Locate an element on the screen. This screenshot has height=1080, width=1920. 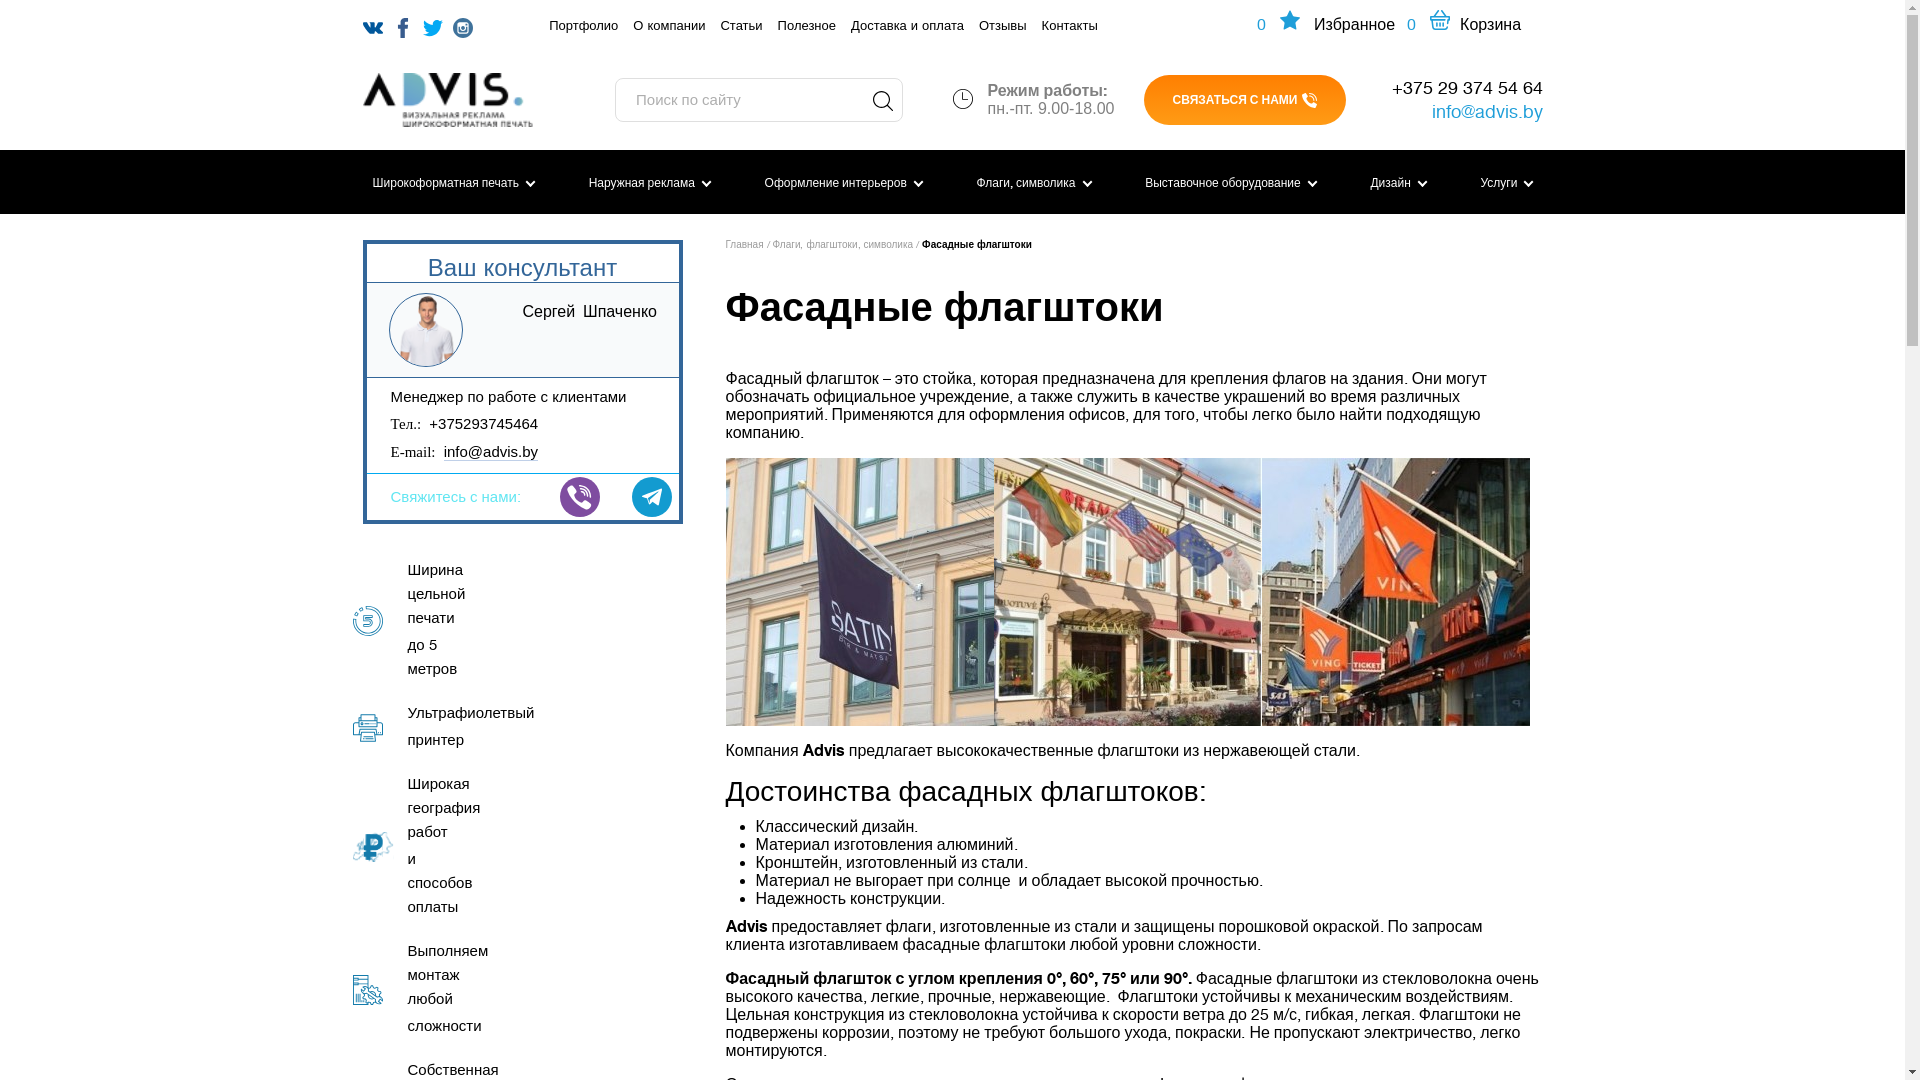
'info@advis.by' is located at coordinates (1457, 111).